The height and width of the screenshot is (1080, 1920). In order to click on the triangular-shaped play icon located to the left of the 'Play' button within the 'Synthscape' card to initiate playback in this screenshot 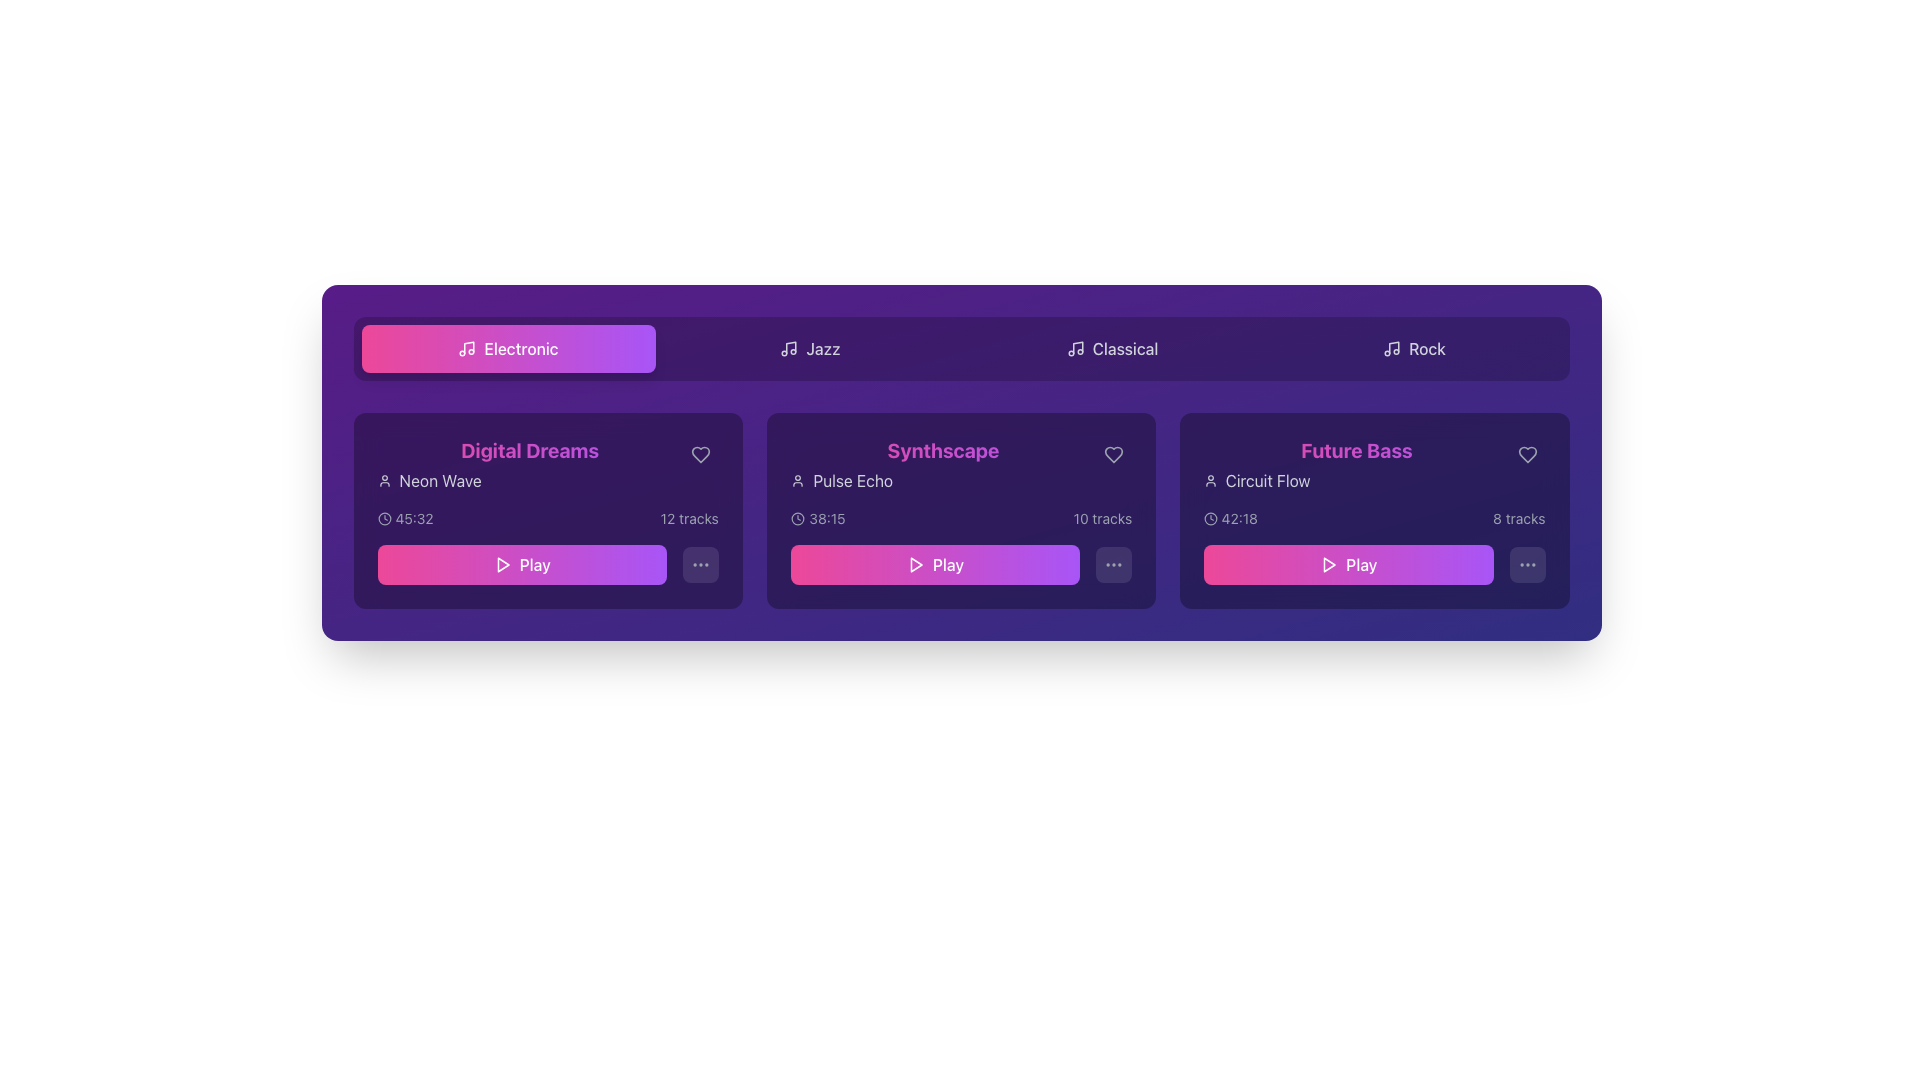, I will do `click(914, 564)`.